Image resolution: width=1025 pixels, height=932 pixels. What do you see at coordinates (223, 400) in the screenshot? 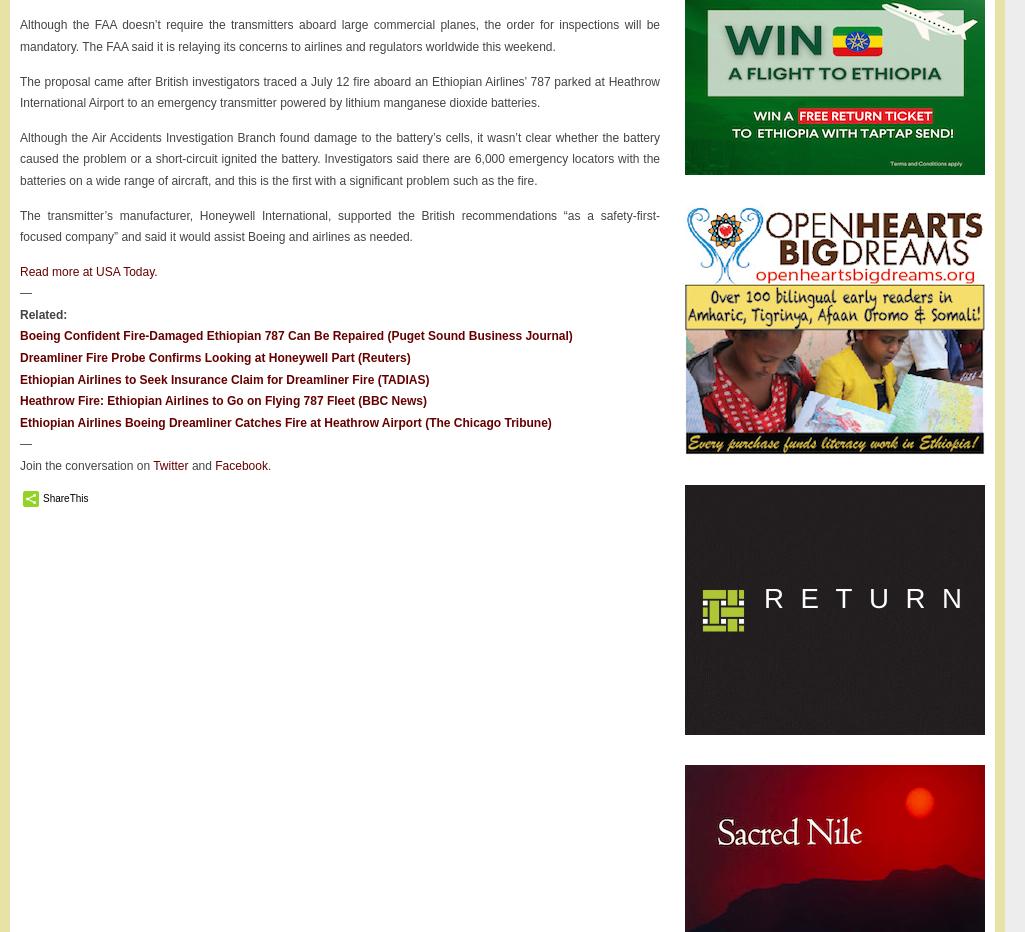
I see `'Heathrow Fire: Ethiopian Airlines to Go on Flying 787 Fleet (BBC News)'` at bounding box center [223, 400].